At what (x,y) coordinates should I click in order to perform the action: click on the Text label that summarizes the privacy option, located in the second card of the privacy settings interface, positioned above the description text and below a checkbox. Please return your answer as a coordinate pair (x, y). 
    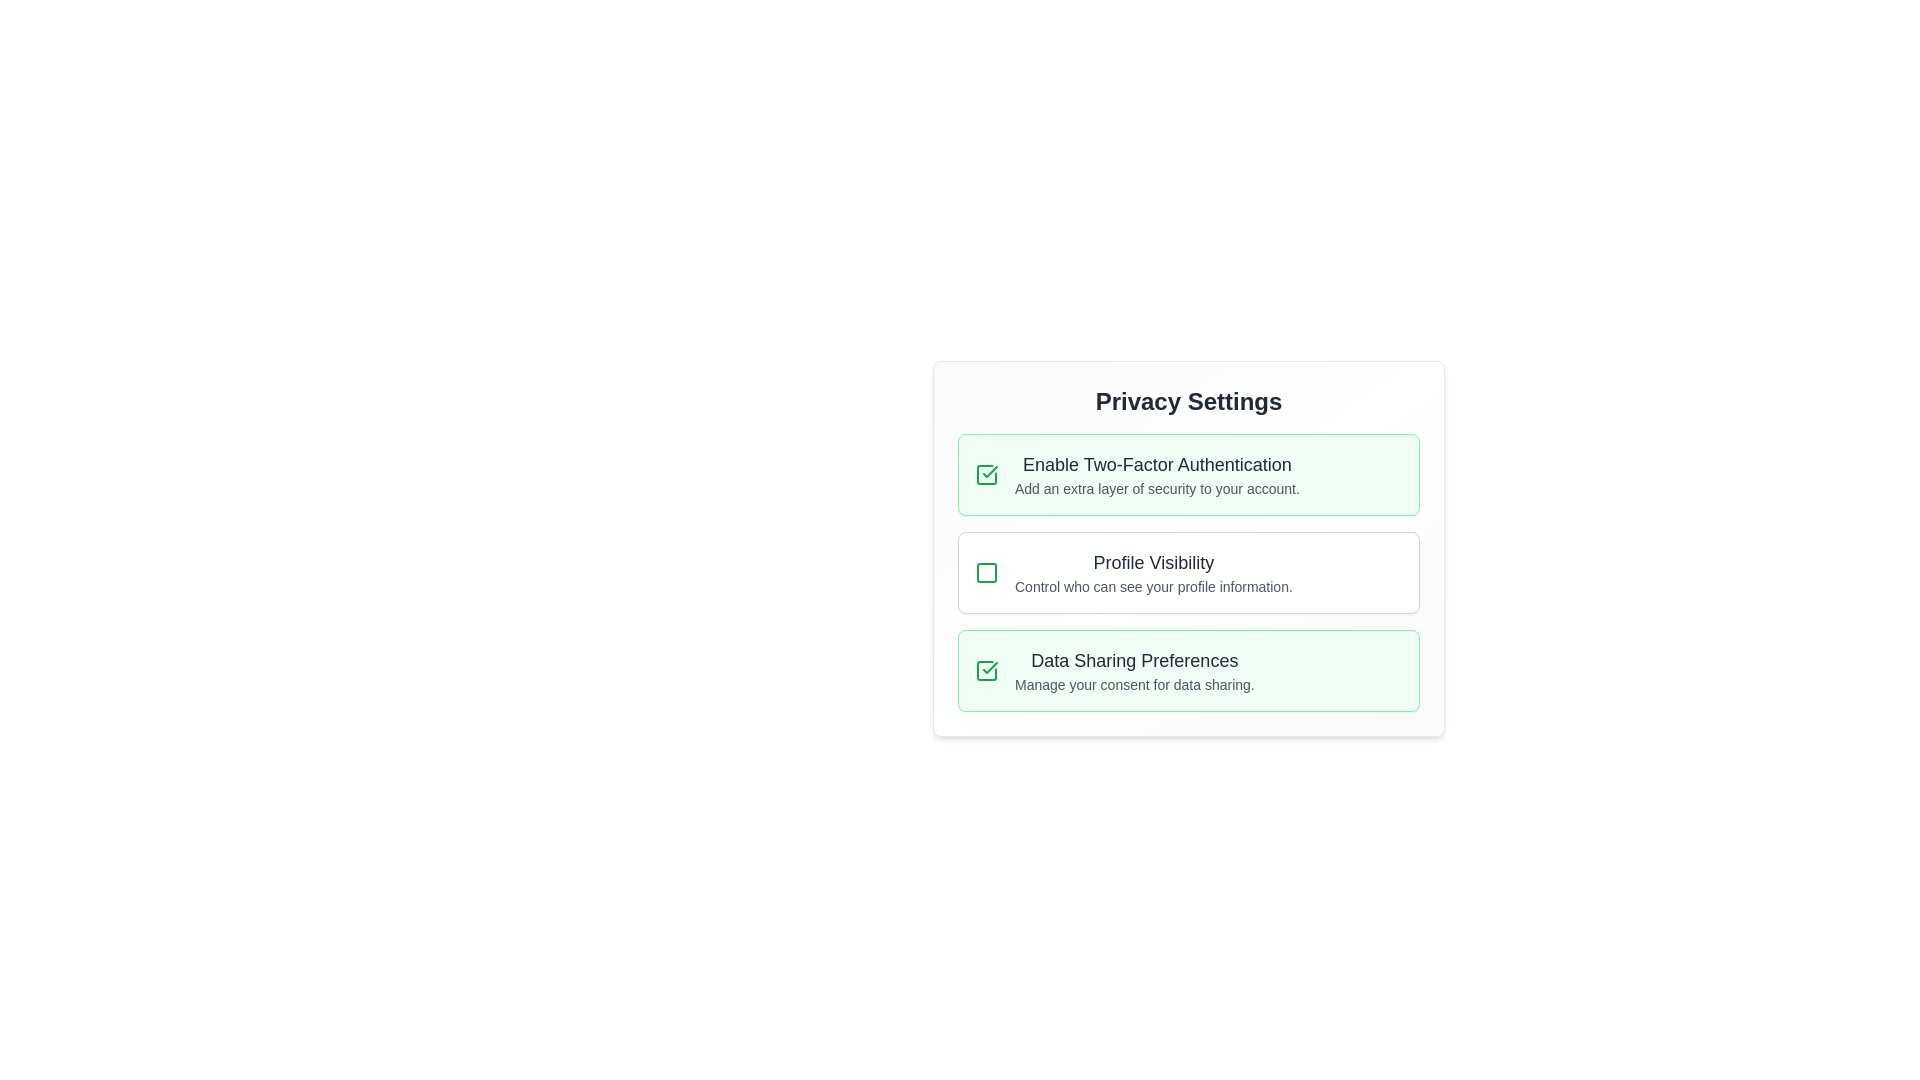
    Looking at the image, I should click on (1153, 563).